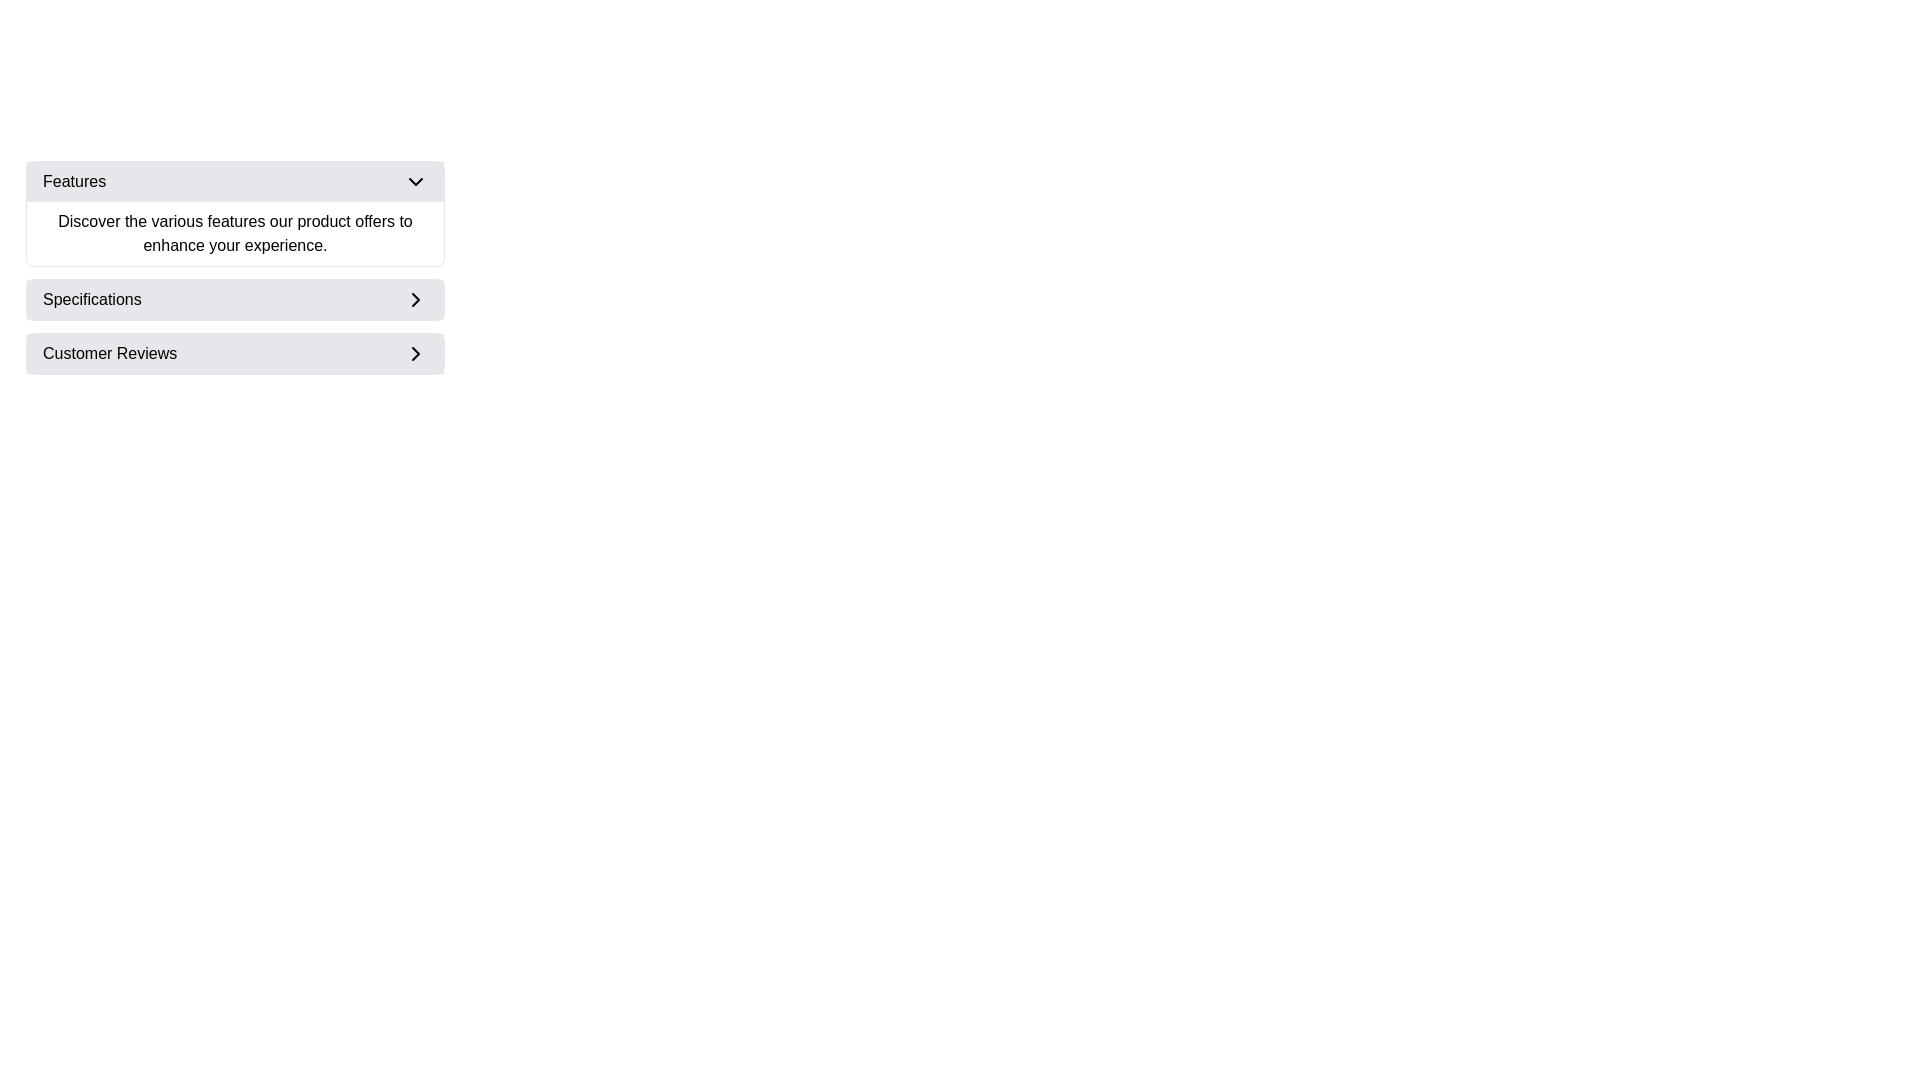  What do you see at coordinates (415, 300) in the screenshot?
I see `the chevron icon located at the far right of the 'Specifications' bar` at bounding box center [415, 300].